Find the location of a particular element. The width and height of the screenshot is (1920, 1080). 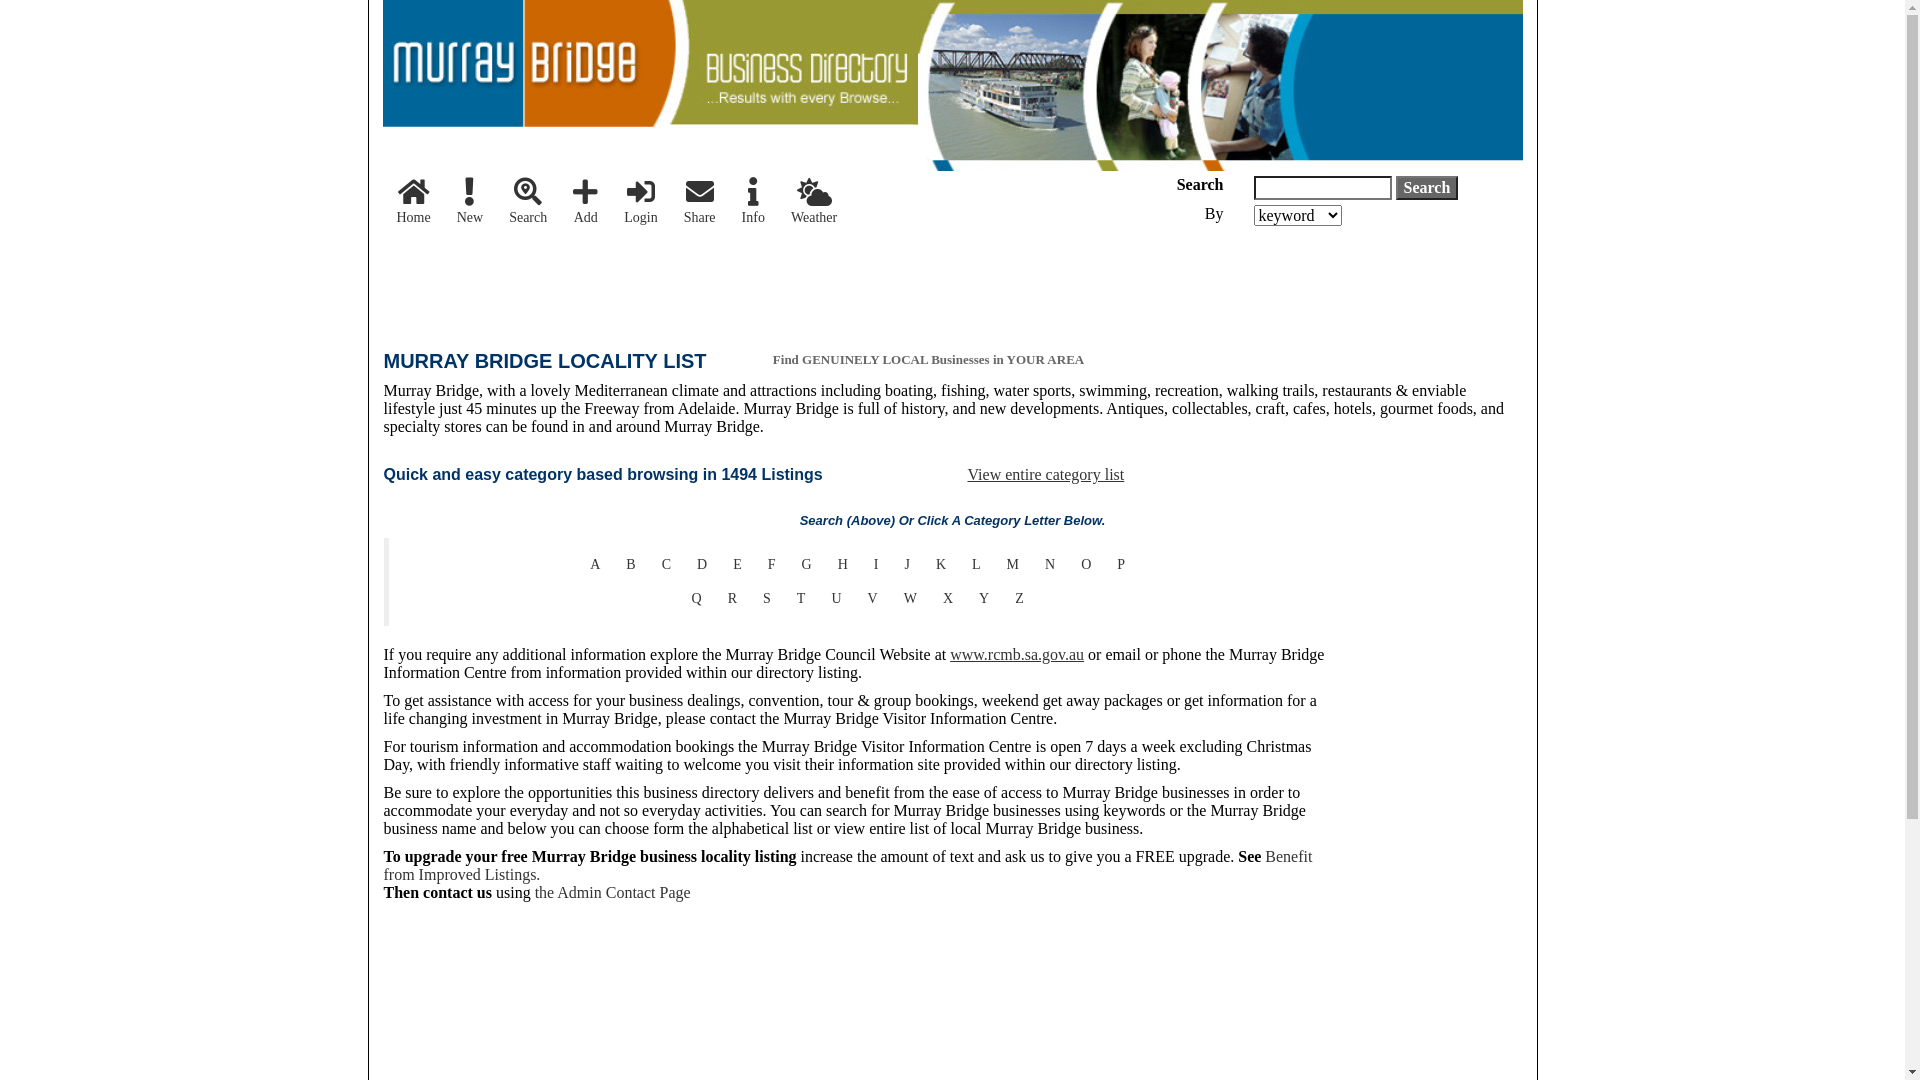

'O' is located at coordinates (1084, 564).